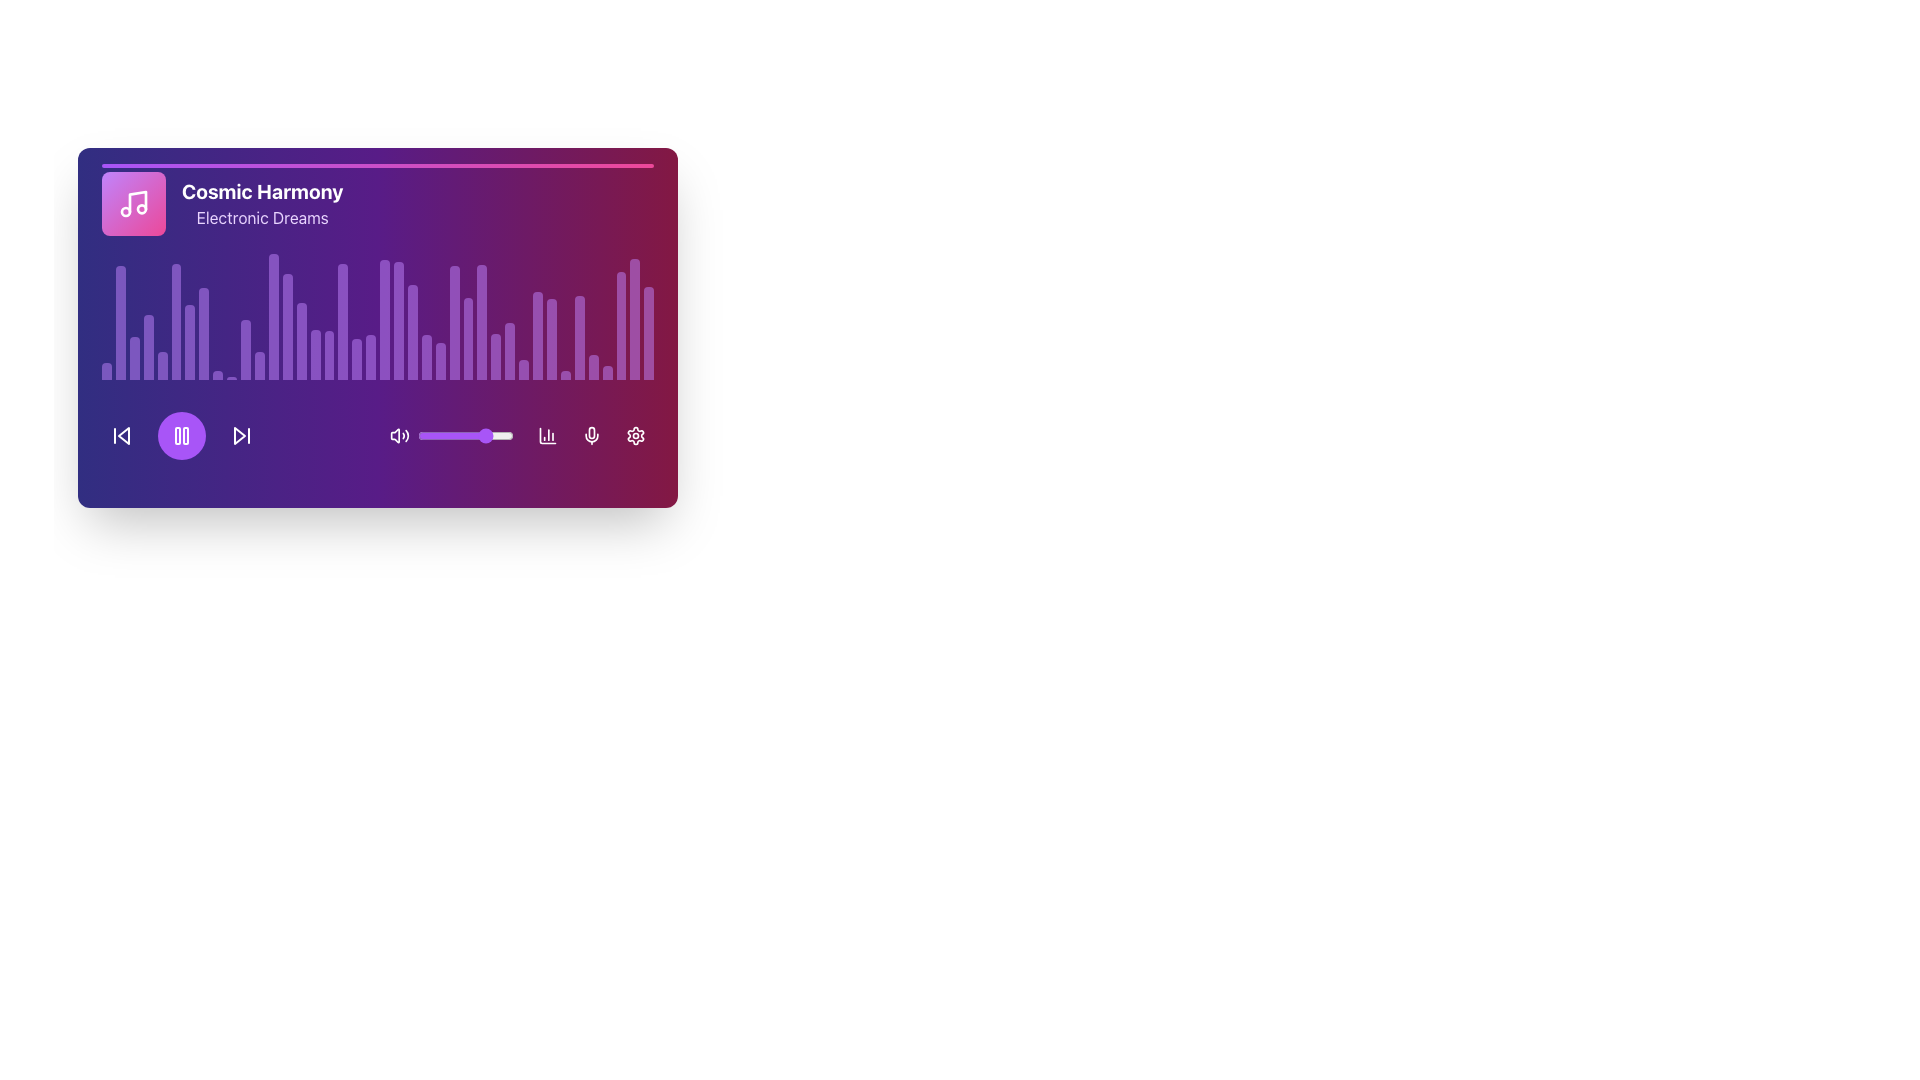  I want to click on the rightmost graph bar in the bar graph representation of the audio waveform or volume level, so click(634, 318).